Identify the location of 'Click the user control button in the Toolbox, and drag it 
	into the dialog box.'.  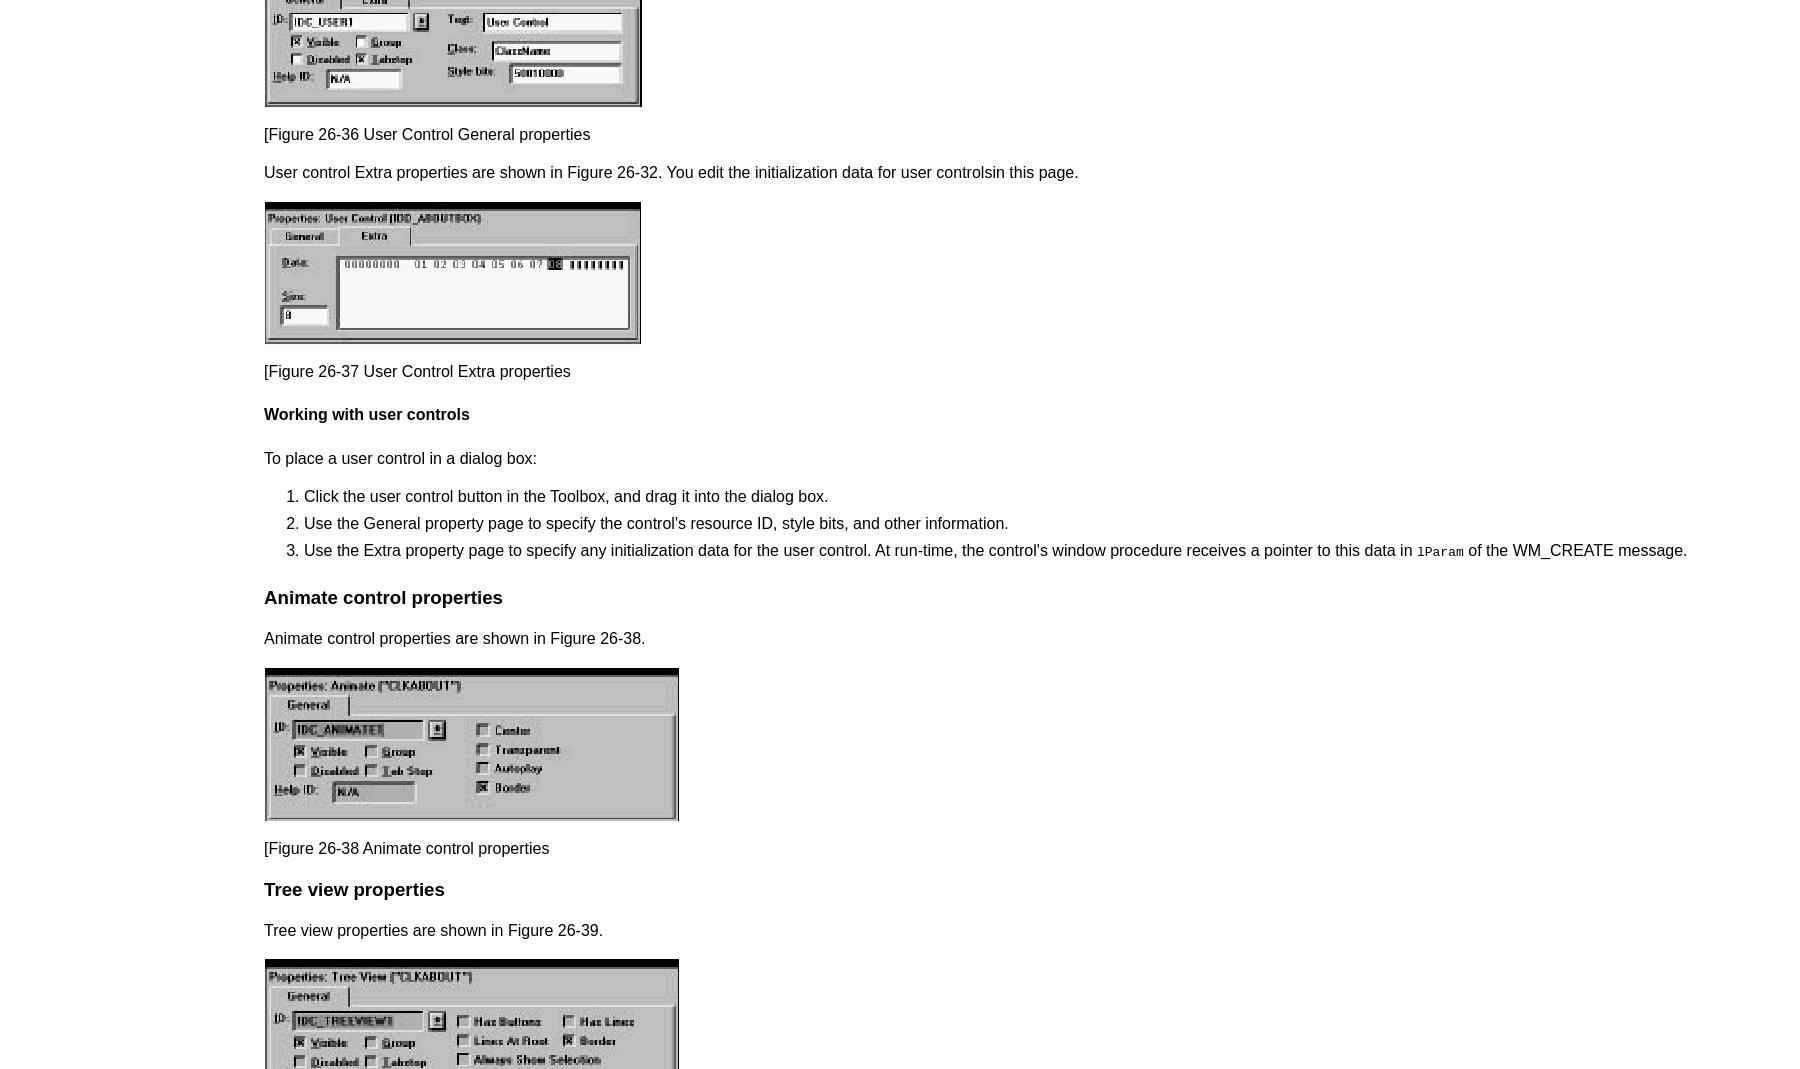
(565, 495).